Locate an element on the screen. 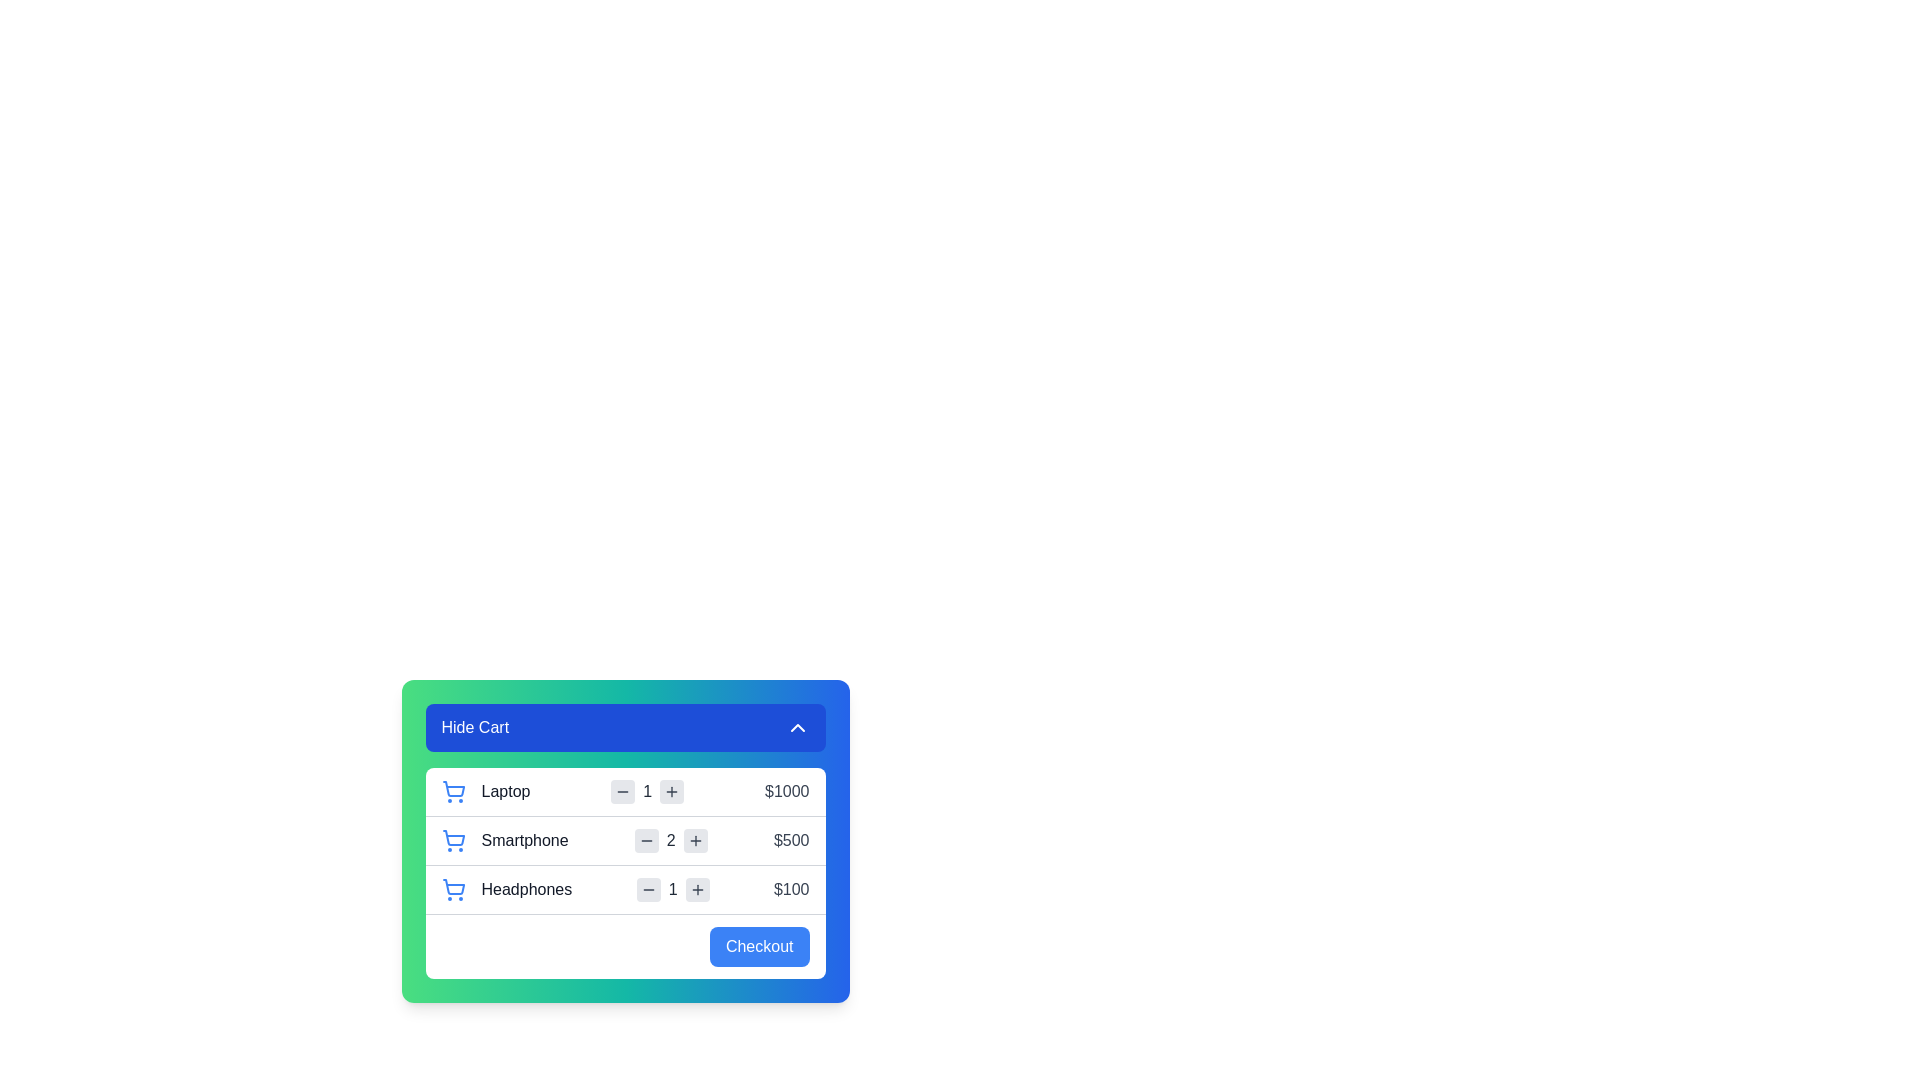 This screenshot has width=1920, height=1080. the Label displaying the current quantity of 'Headphones' in the cart, which is positioned between two buttons in the third row of the cart interface is located at coordinates (673, 889).